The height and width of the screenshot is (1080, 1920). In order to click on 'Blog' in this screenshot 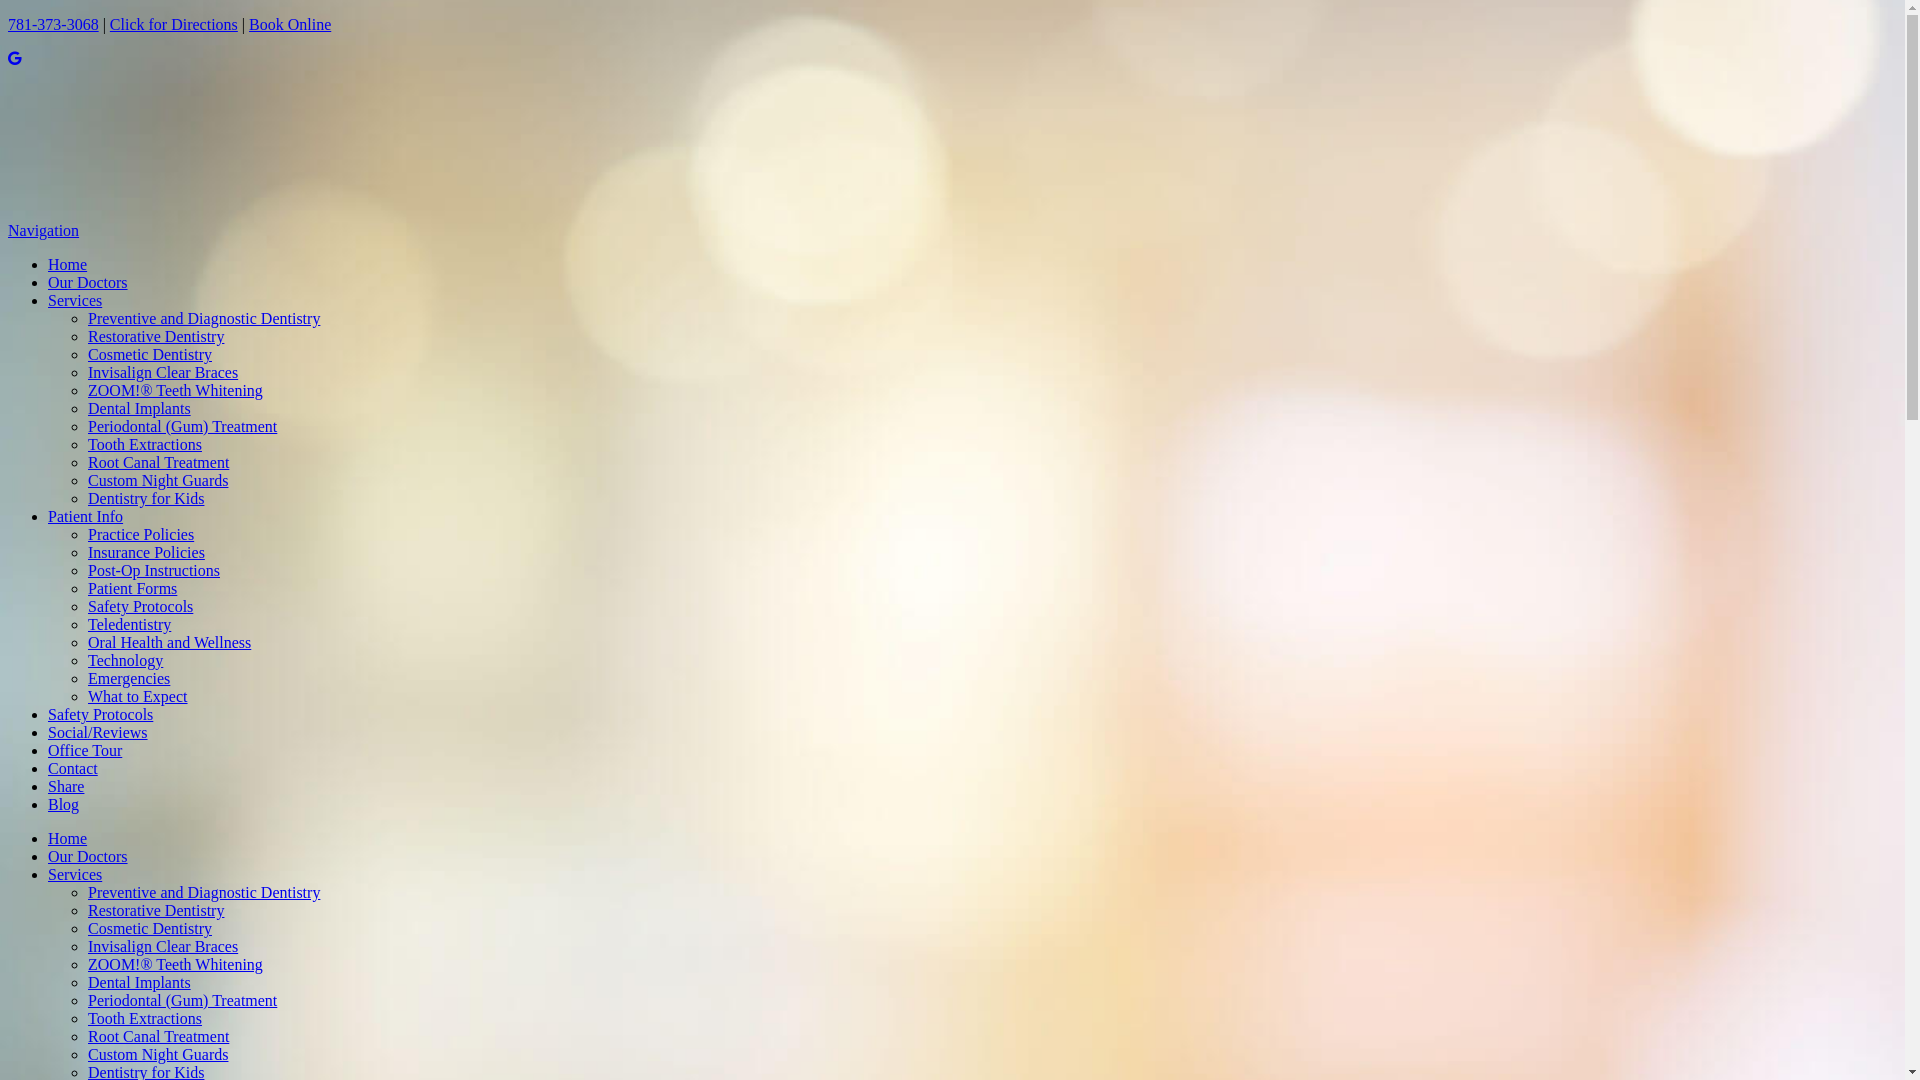, I will do `click(63, 803)`.